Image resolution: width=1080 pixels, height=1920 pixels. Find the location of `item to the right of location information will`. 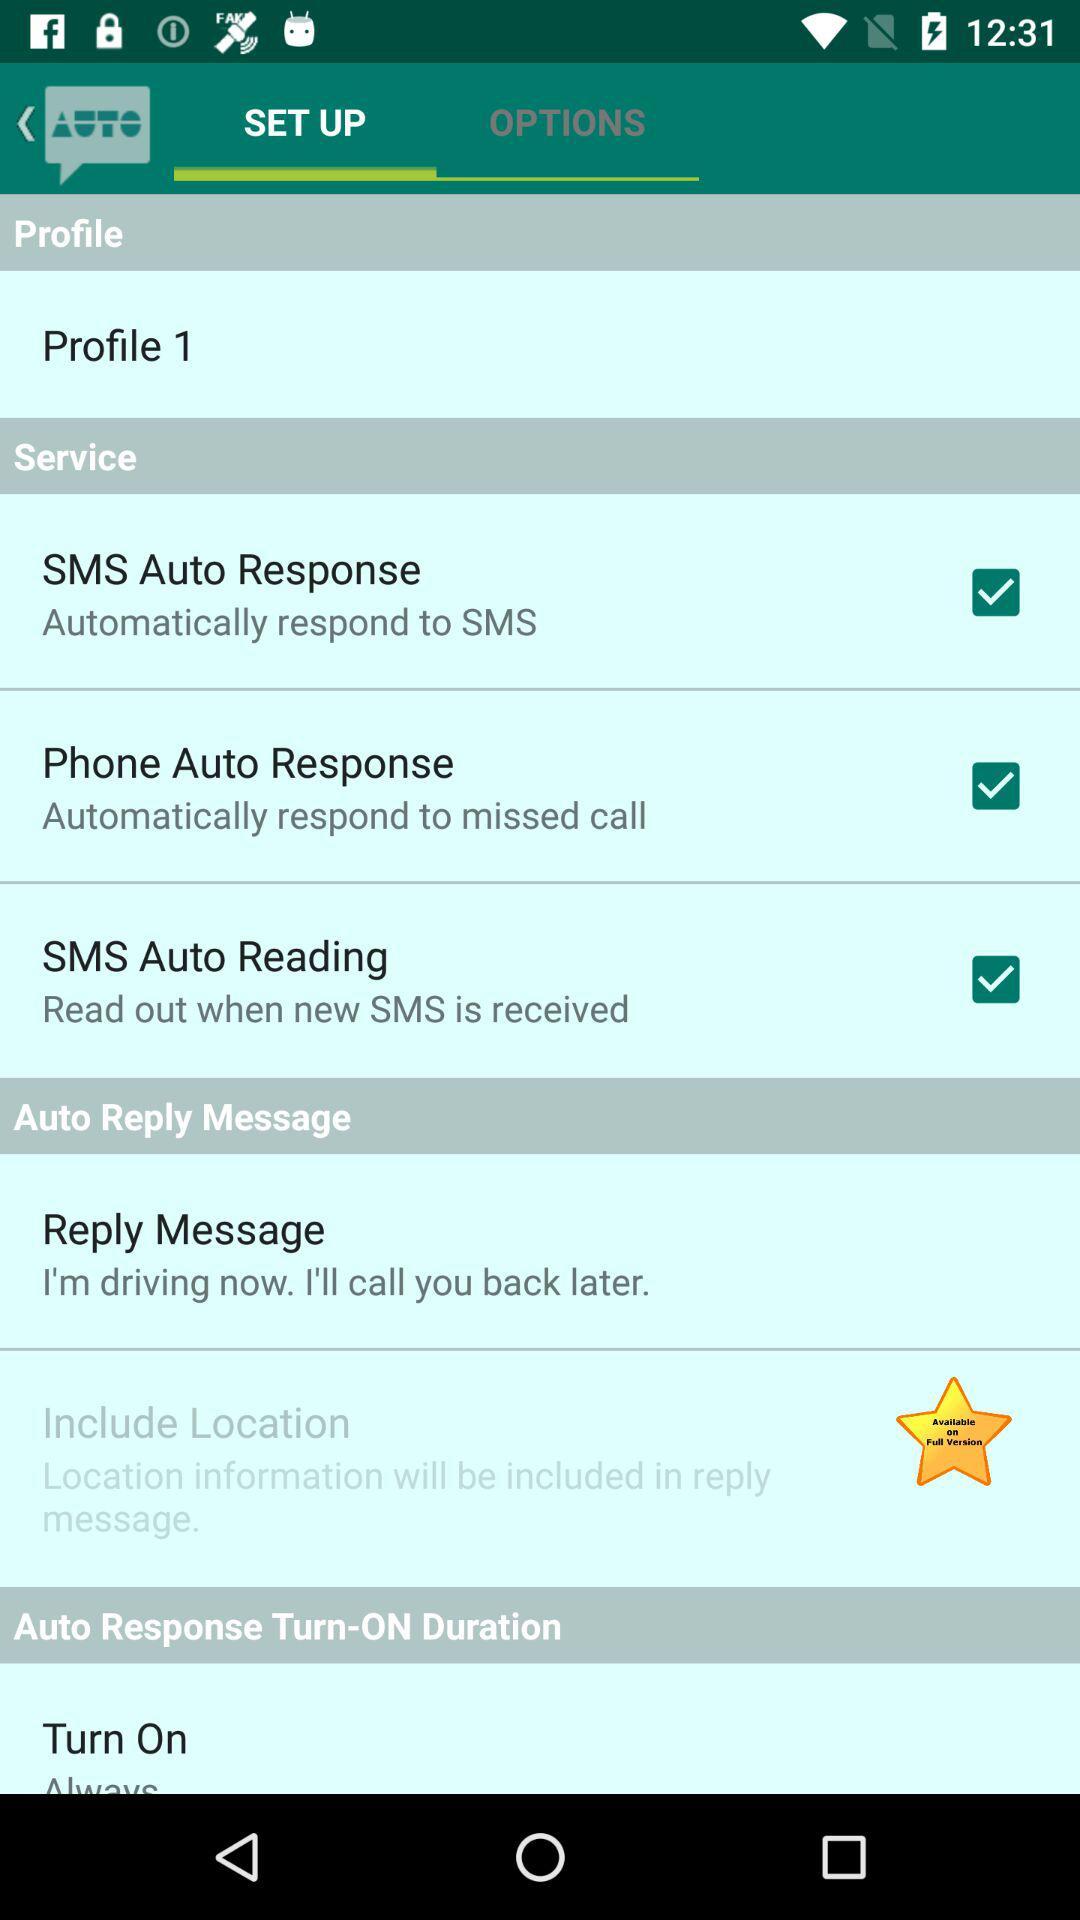

item to the right of location information will is located at coordinates (952, 1433).